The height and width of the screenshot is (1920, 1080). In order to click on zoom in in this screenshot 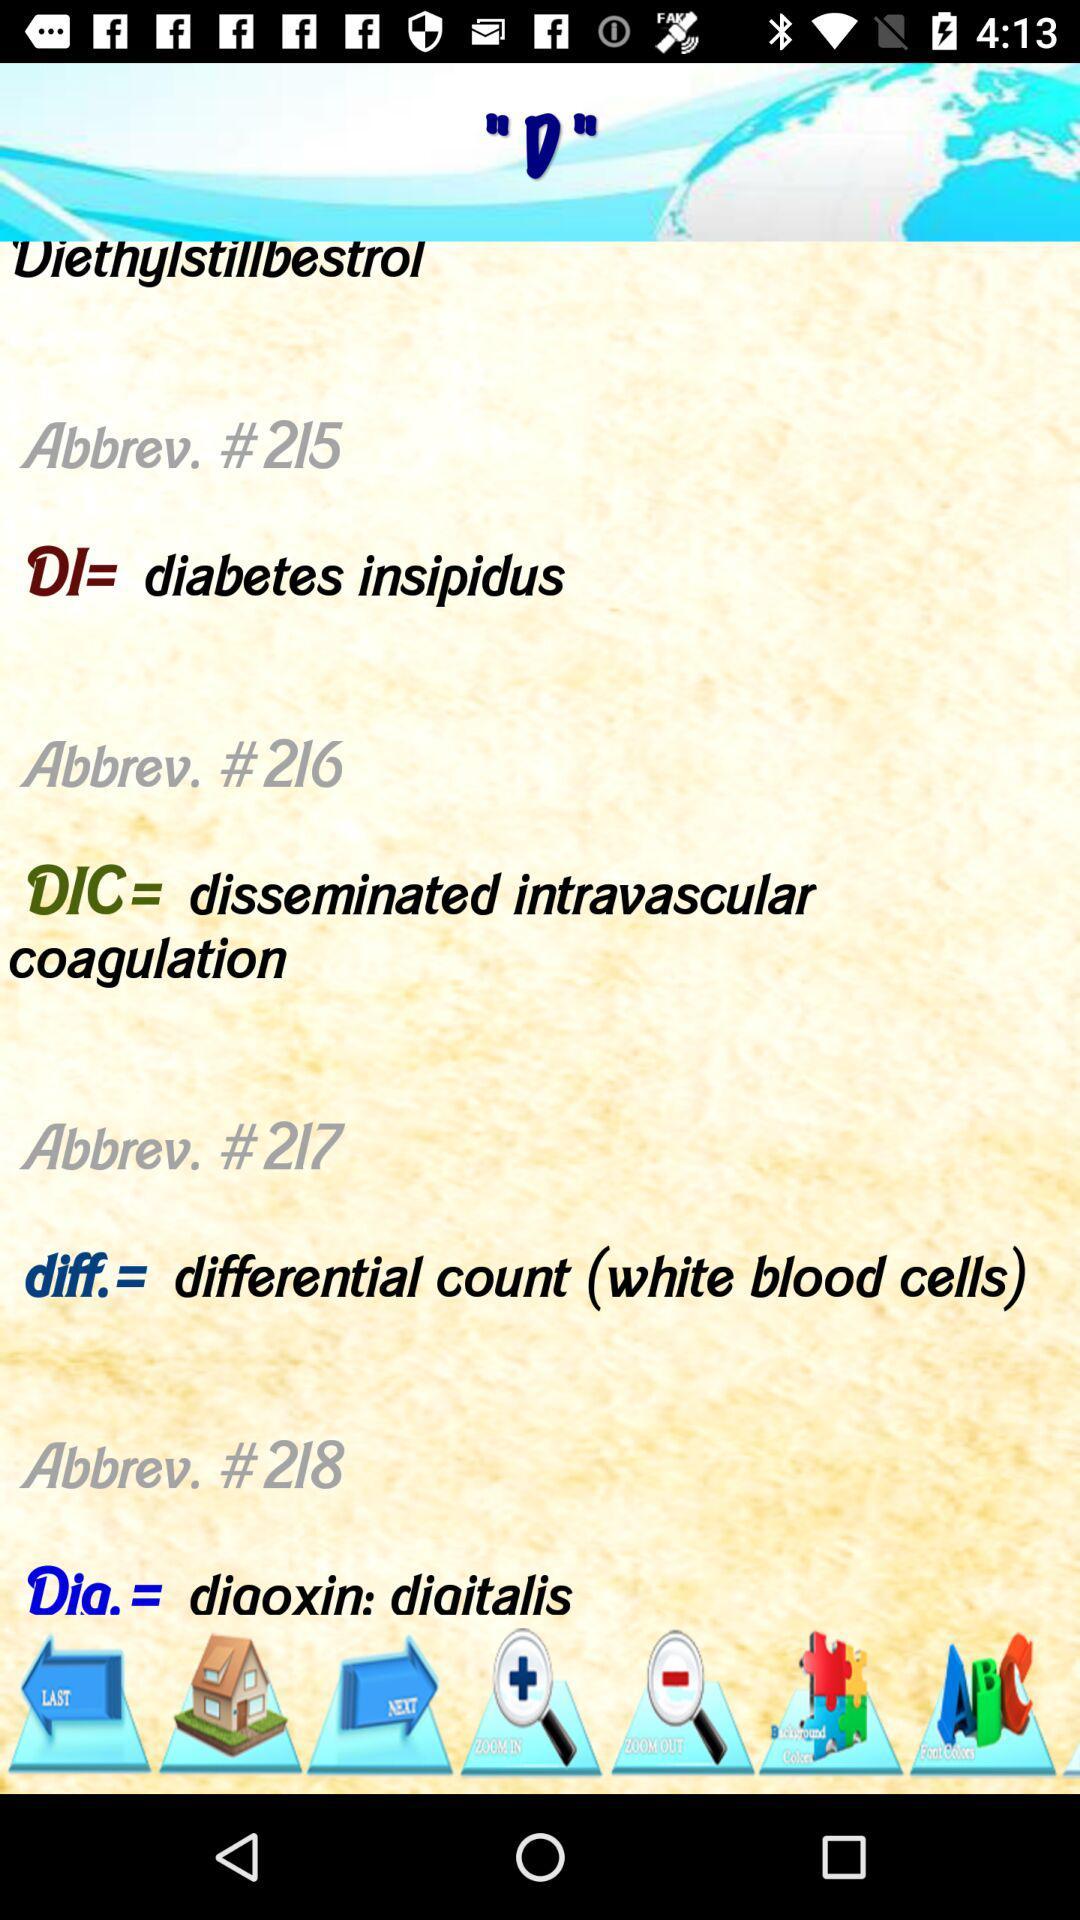, I will do `click(529, 1702)`.